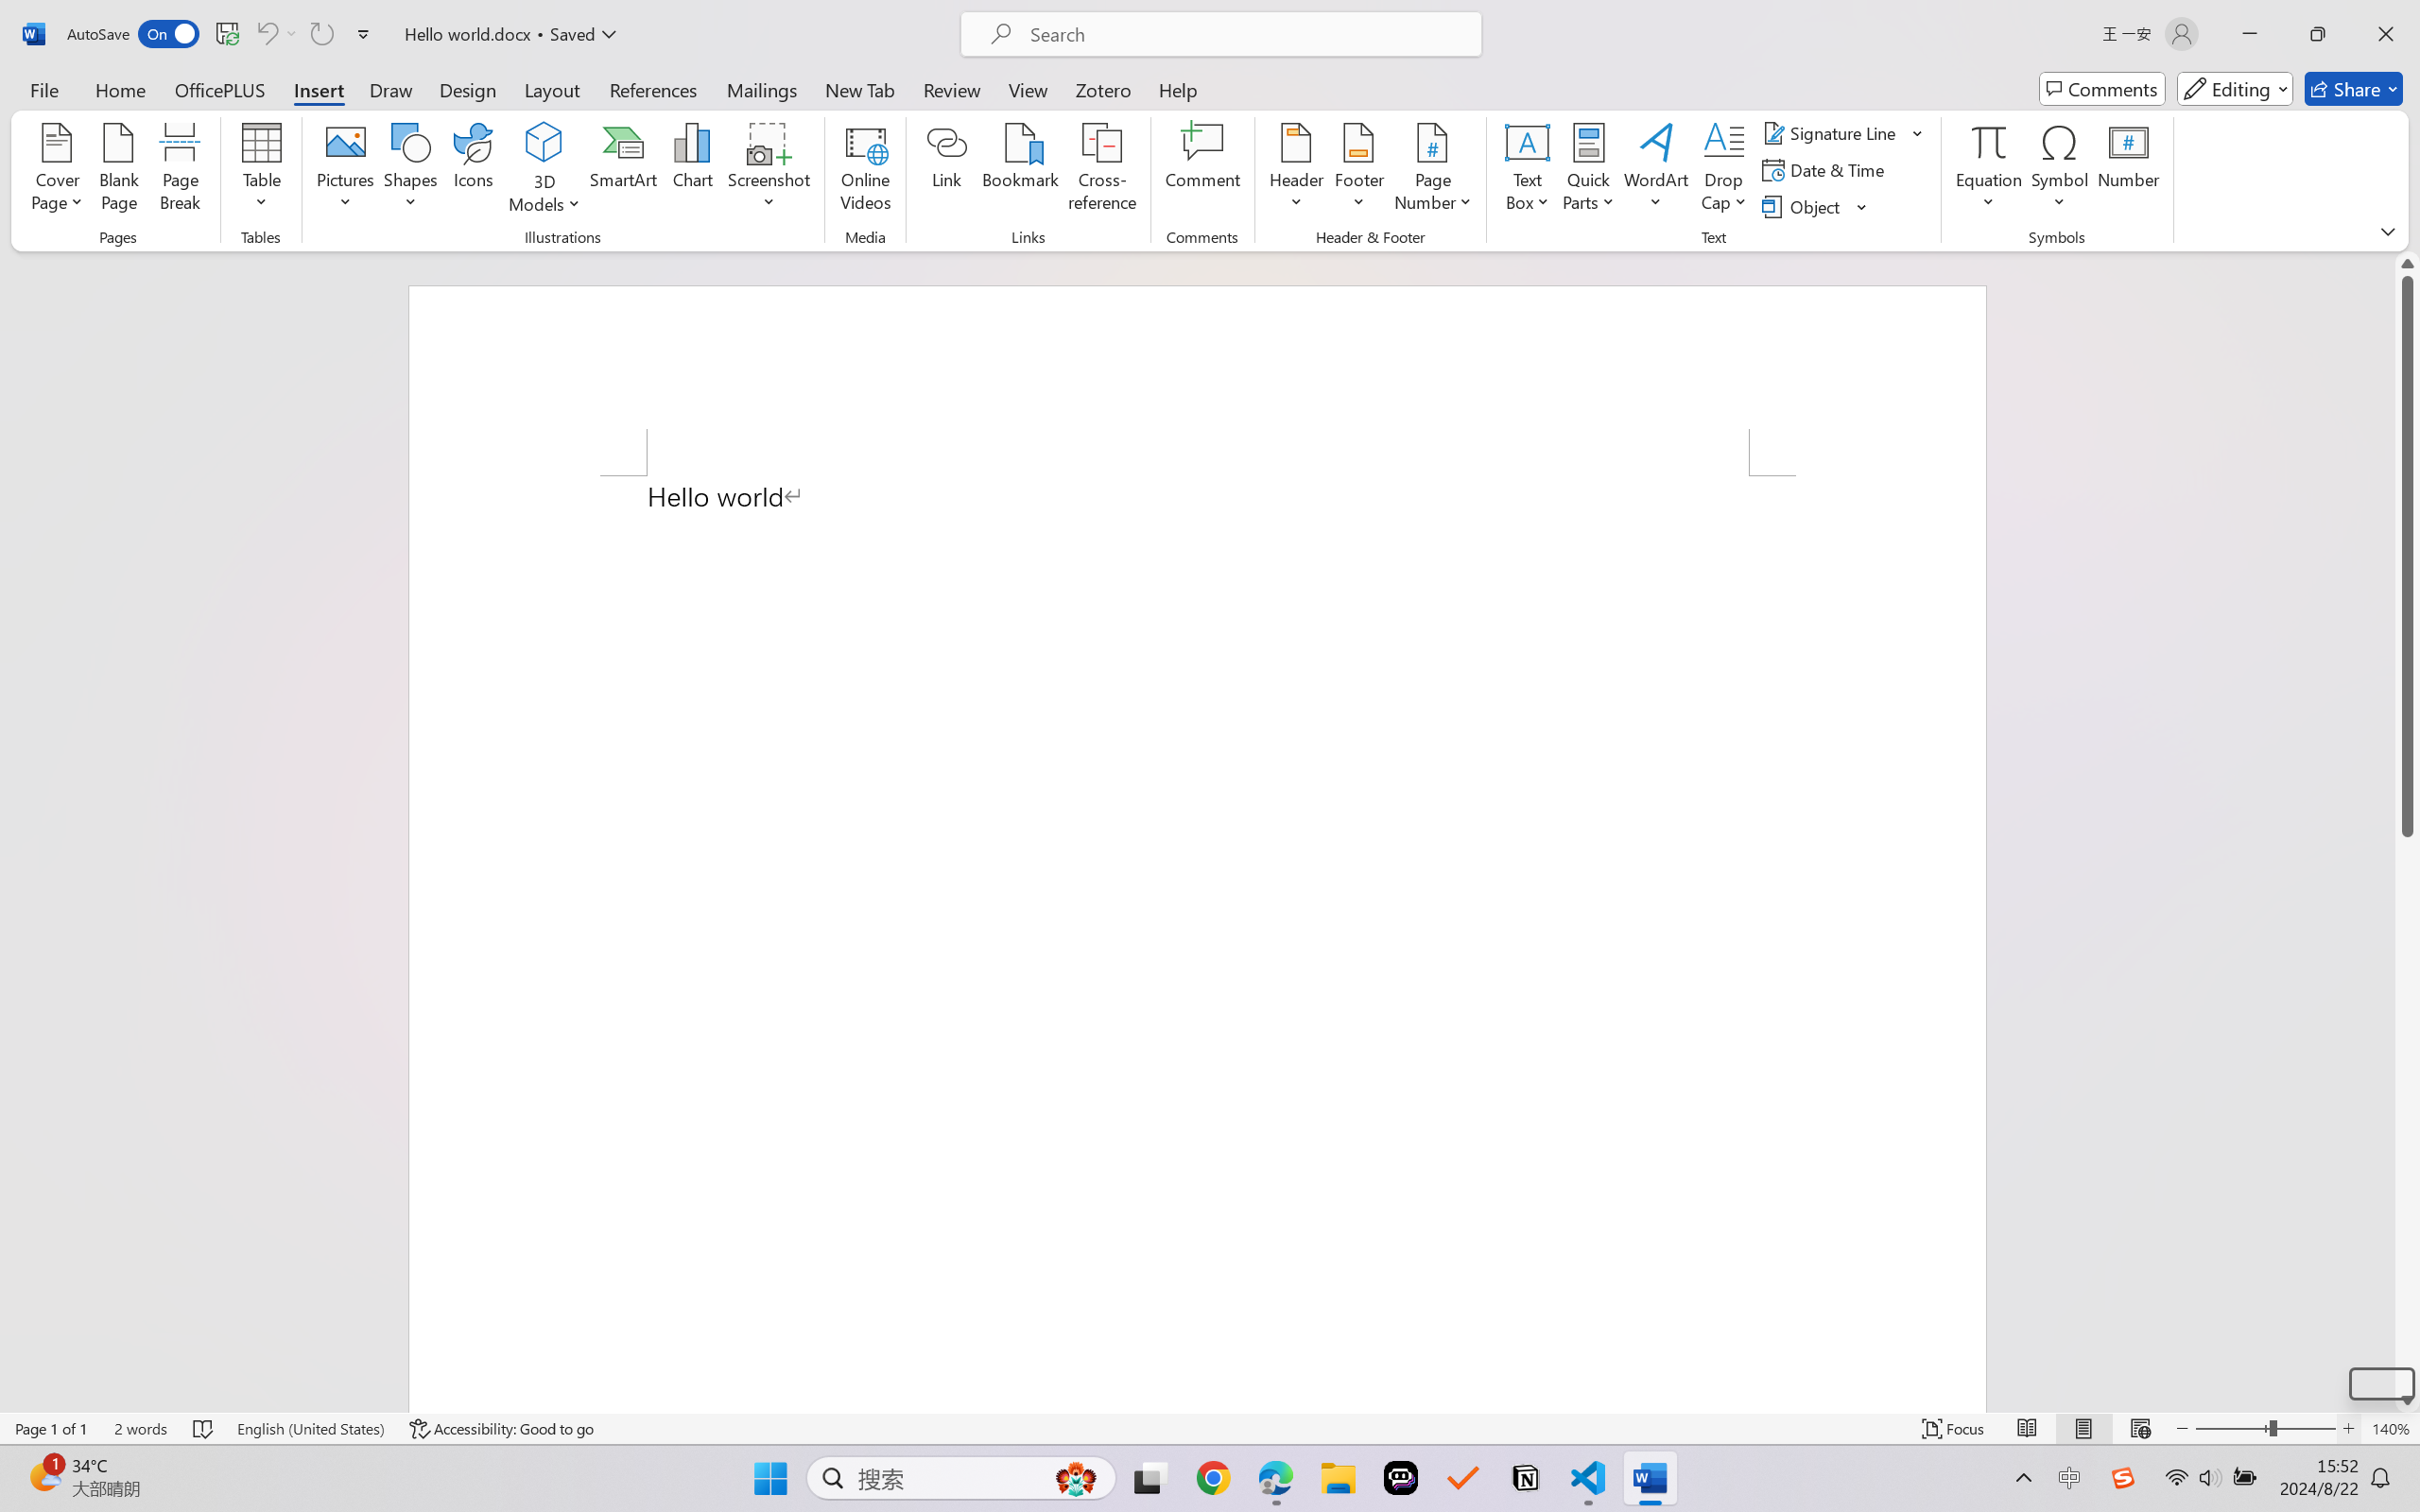 This screenshot has width=2420, height=1512. What do you see at coordinates (1101, 170) in the screenshot?
I see `'Cross-reference...'` at bounding box center [1101, 170].